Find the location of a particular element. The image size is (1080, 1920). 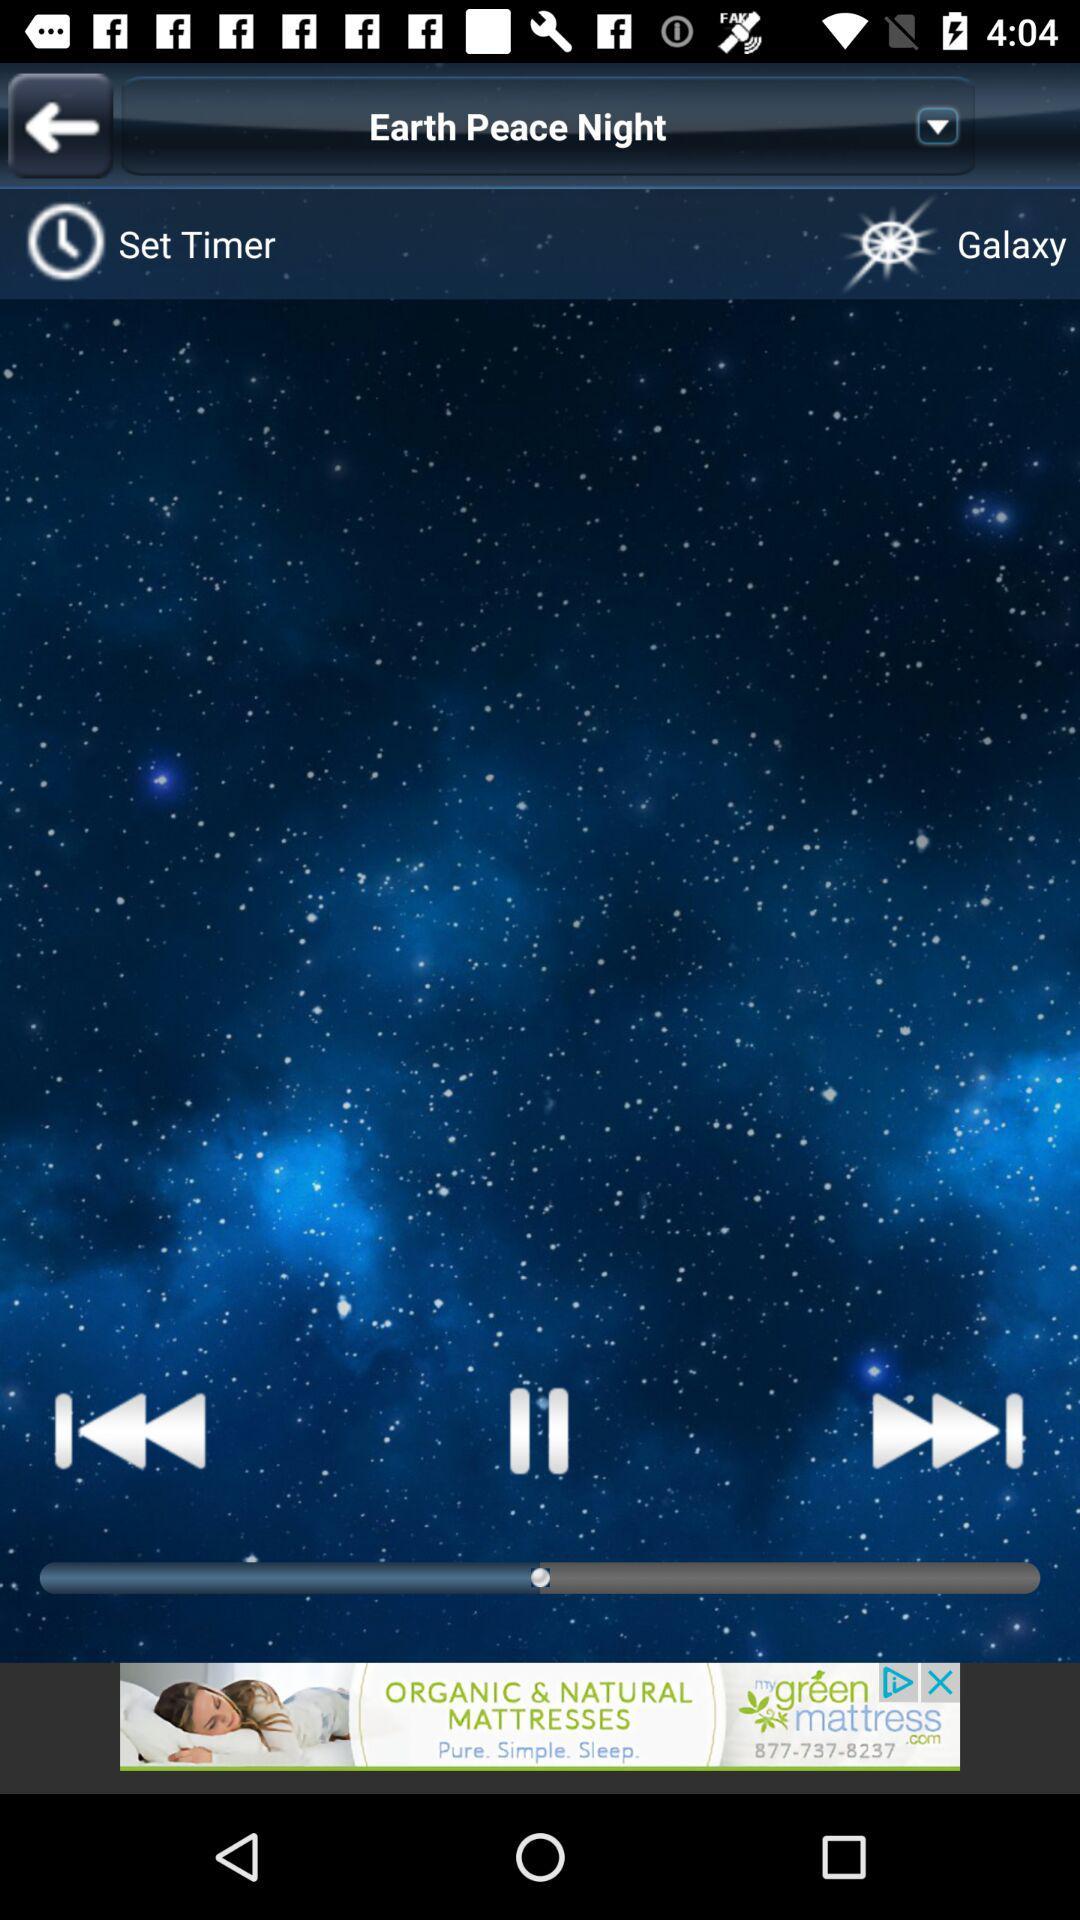

forward is located at coordinates (947, 1429).